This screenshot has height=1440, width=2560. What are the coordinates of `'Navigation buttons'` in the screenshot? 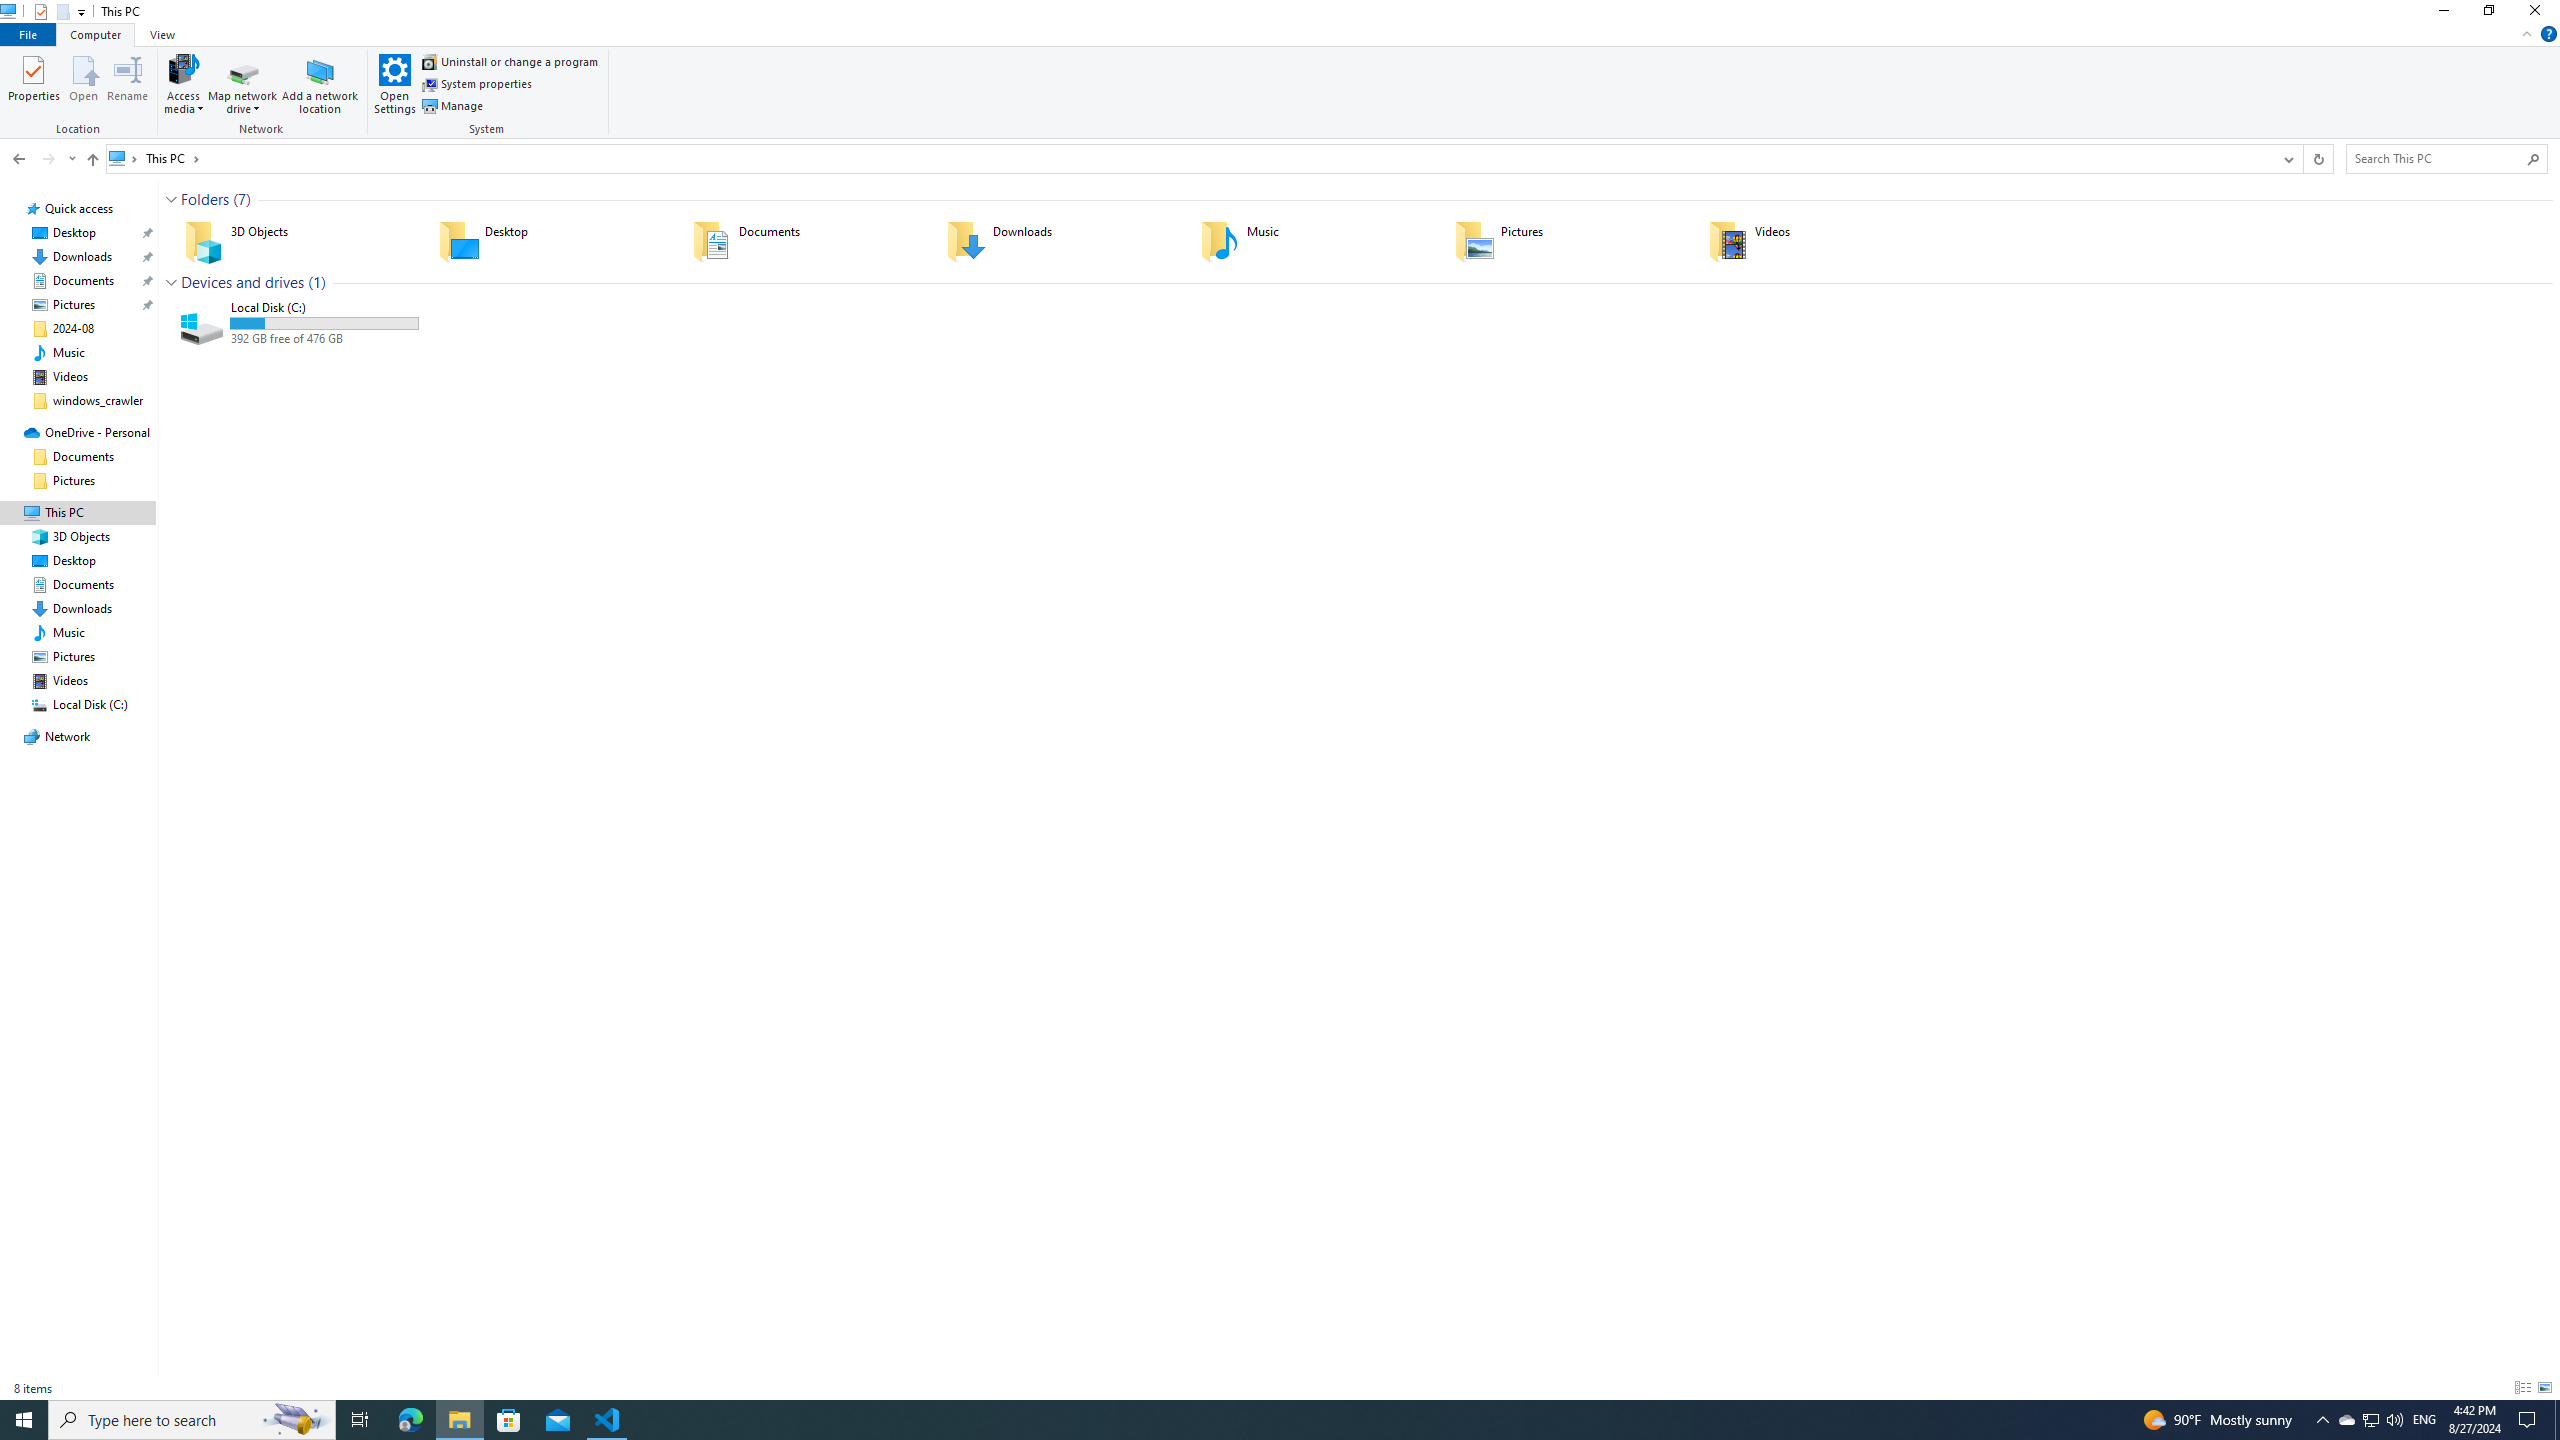 It's located at (42, 158).